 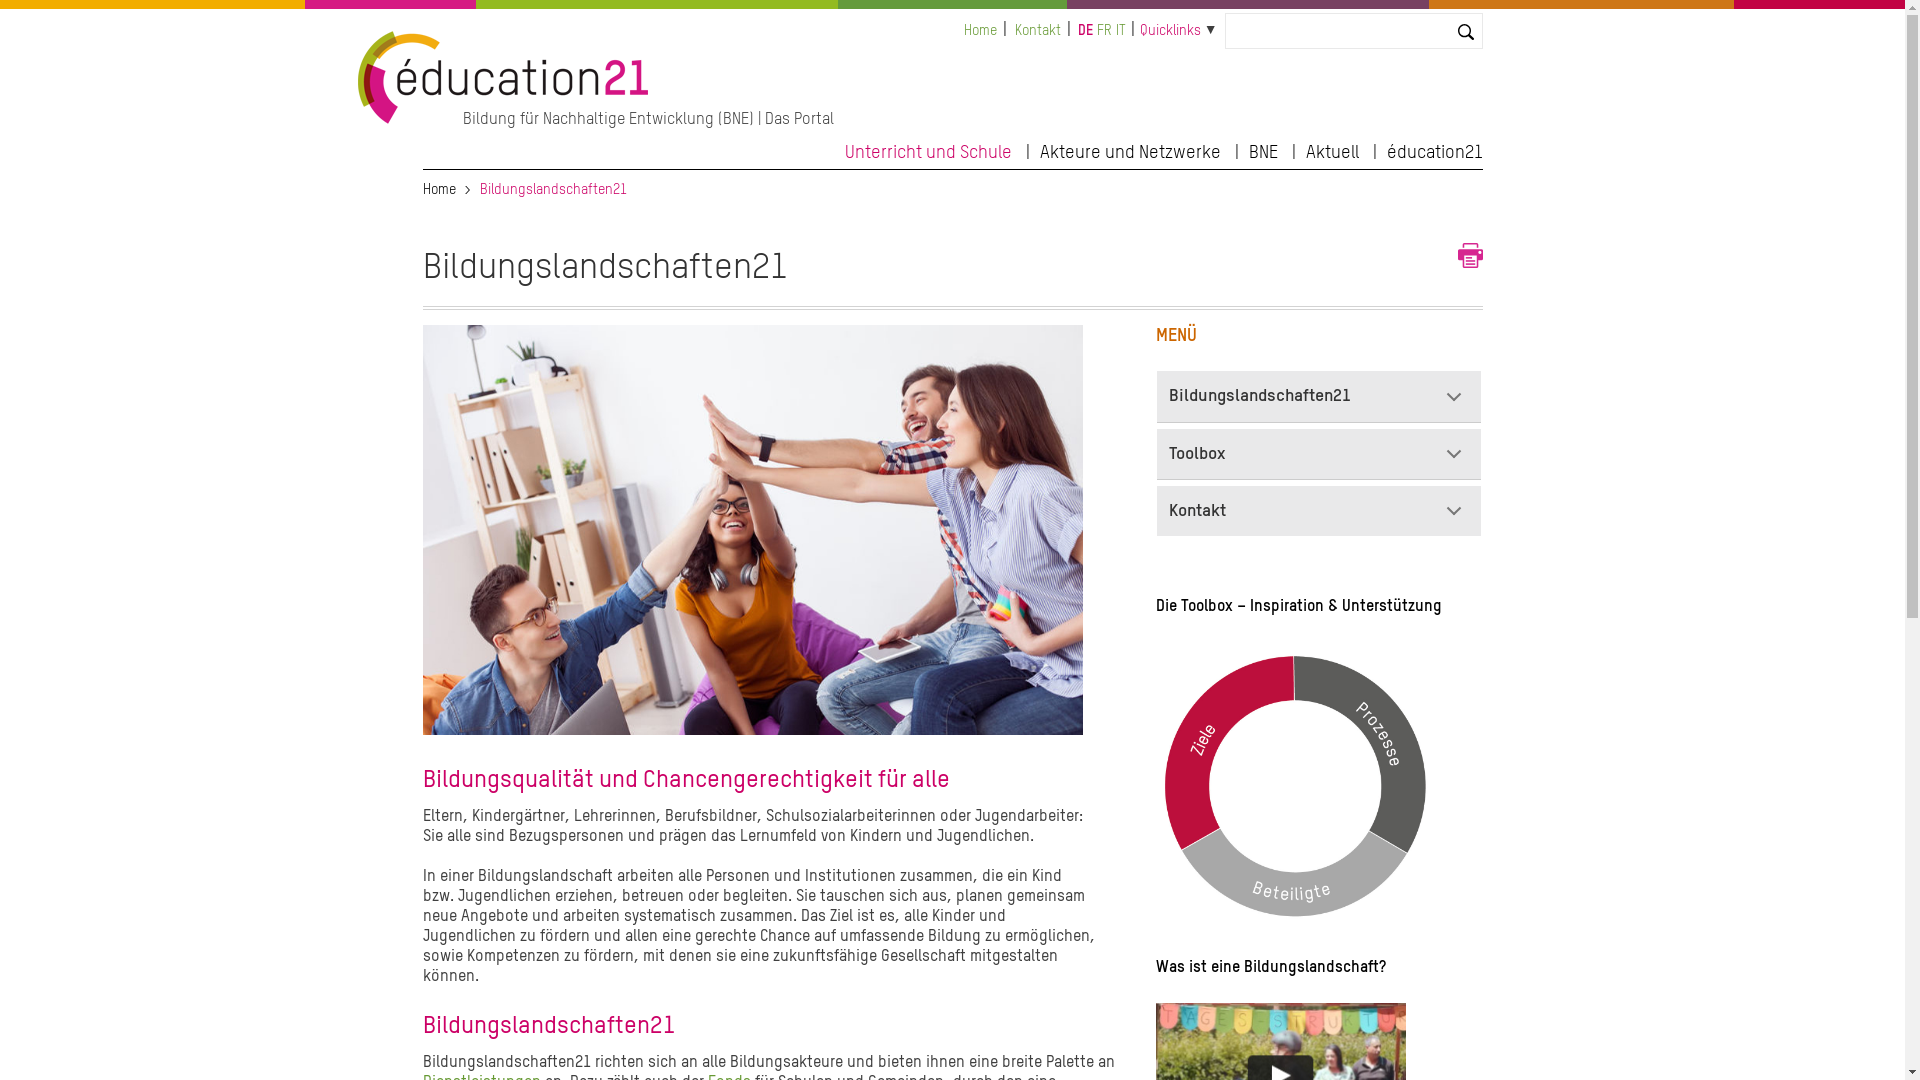 What do you see at coordinates (437, 189) in the screenshot?
I see `'Home'` at bounding box center [437, 189].